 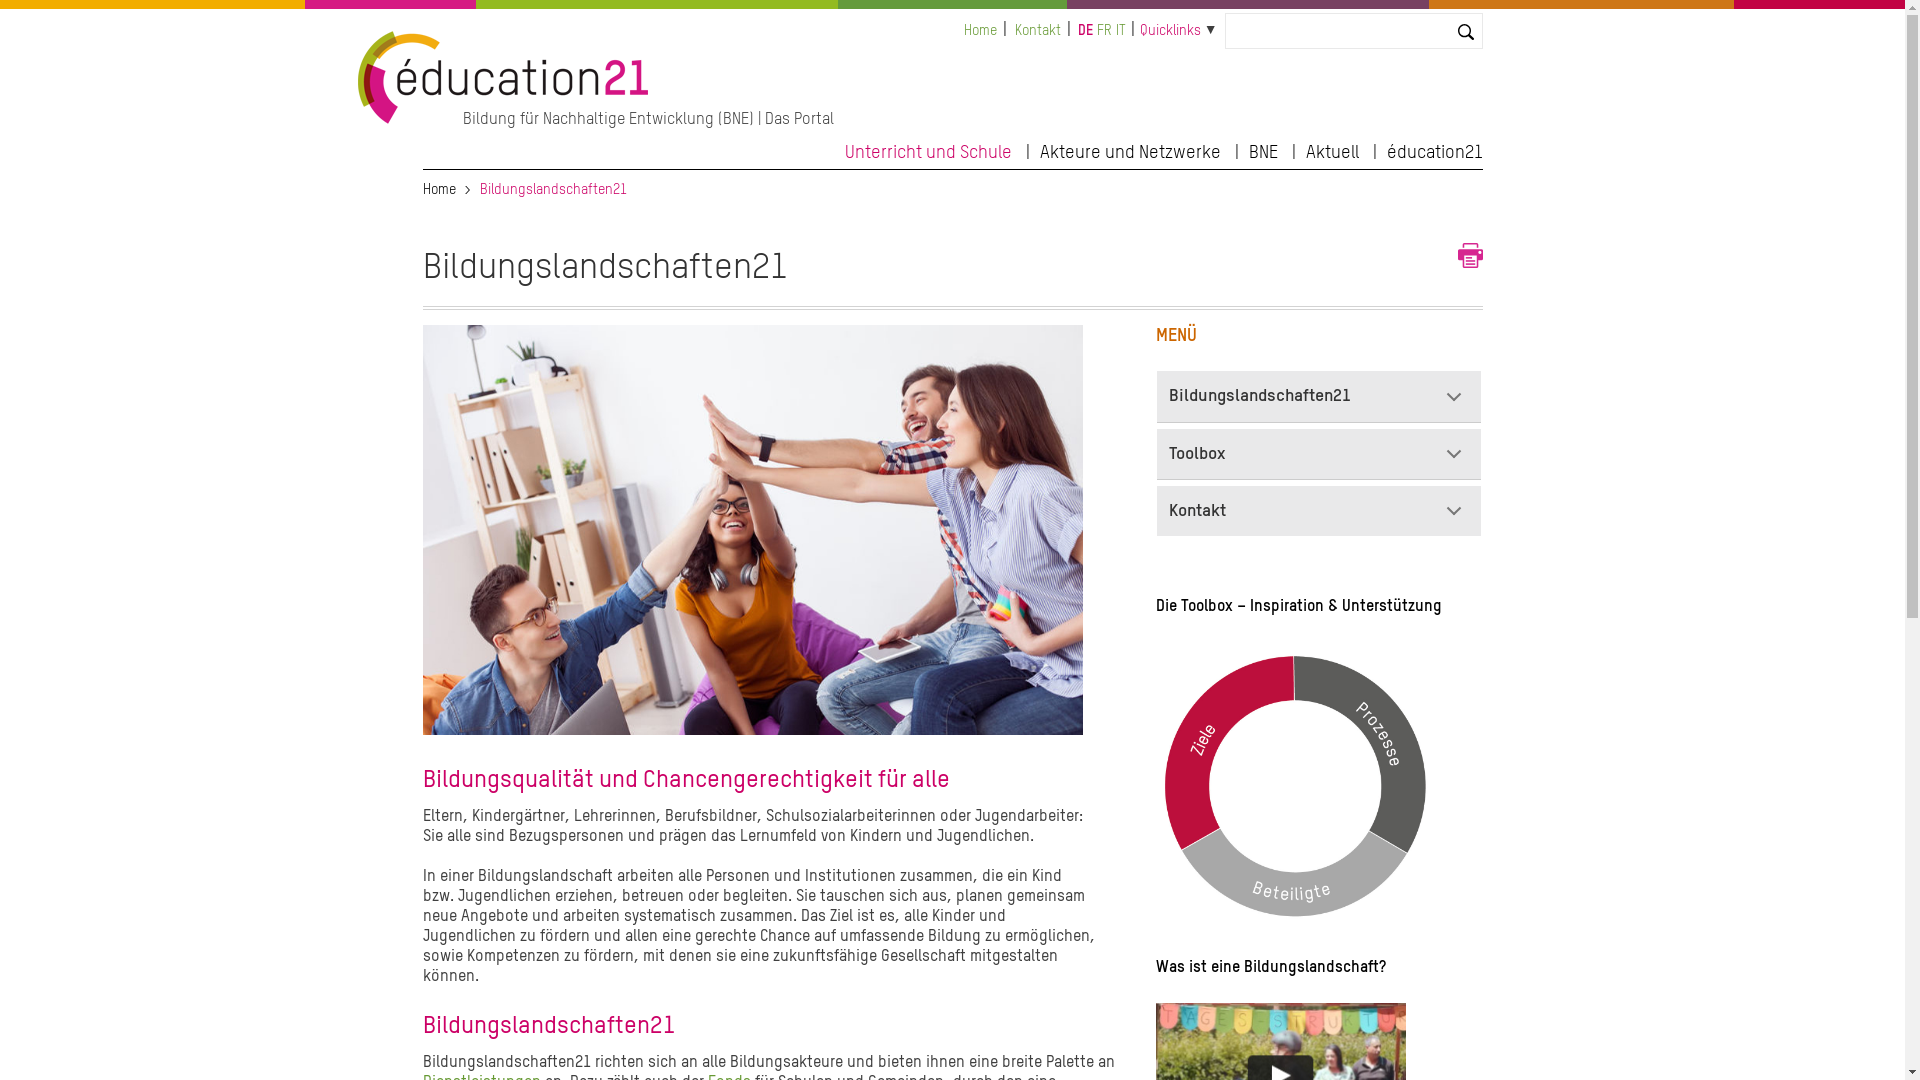 What do you see at coordinates (437, 189) in the screenshot?
I see `'Home'` at bounding box center [437, 189].